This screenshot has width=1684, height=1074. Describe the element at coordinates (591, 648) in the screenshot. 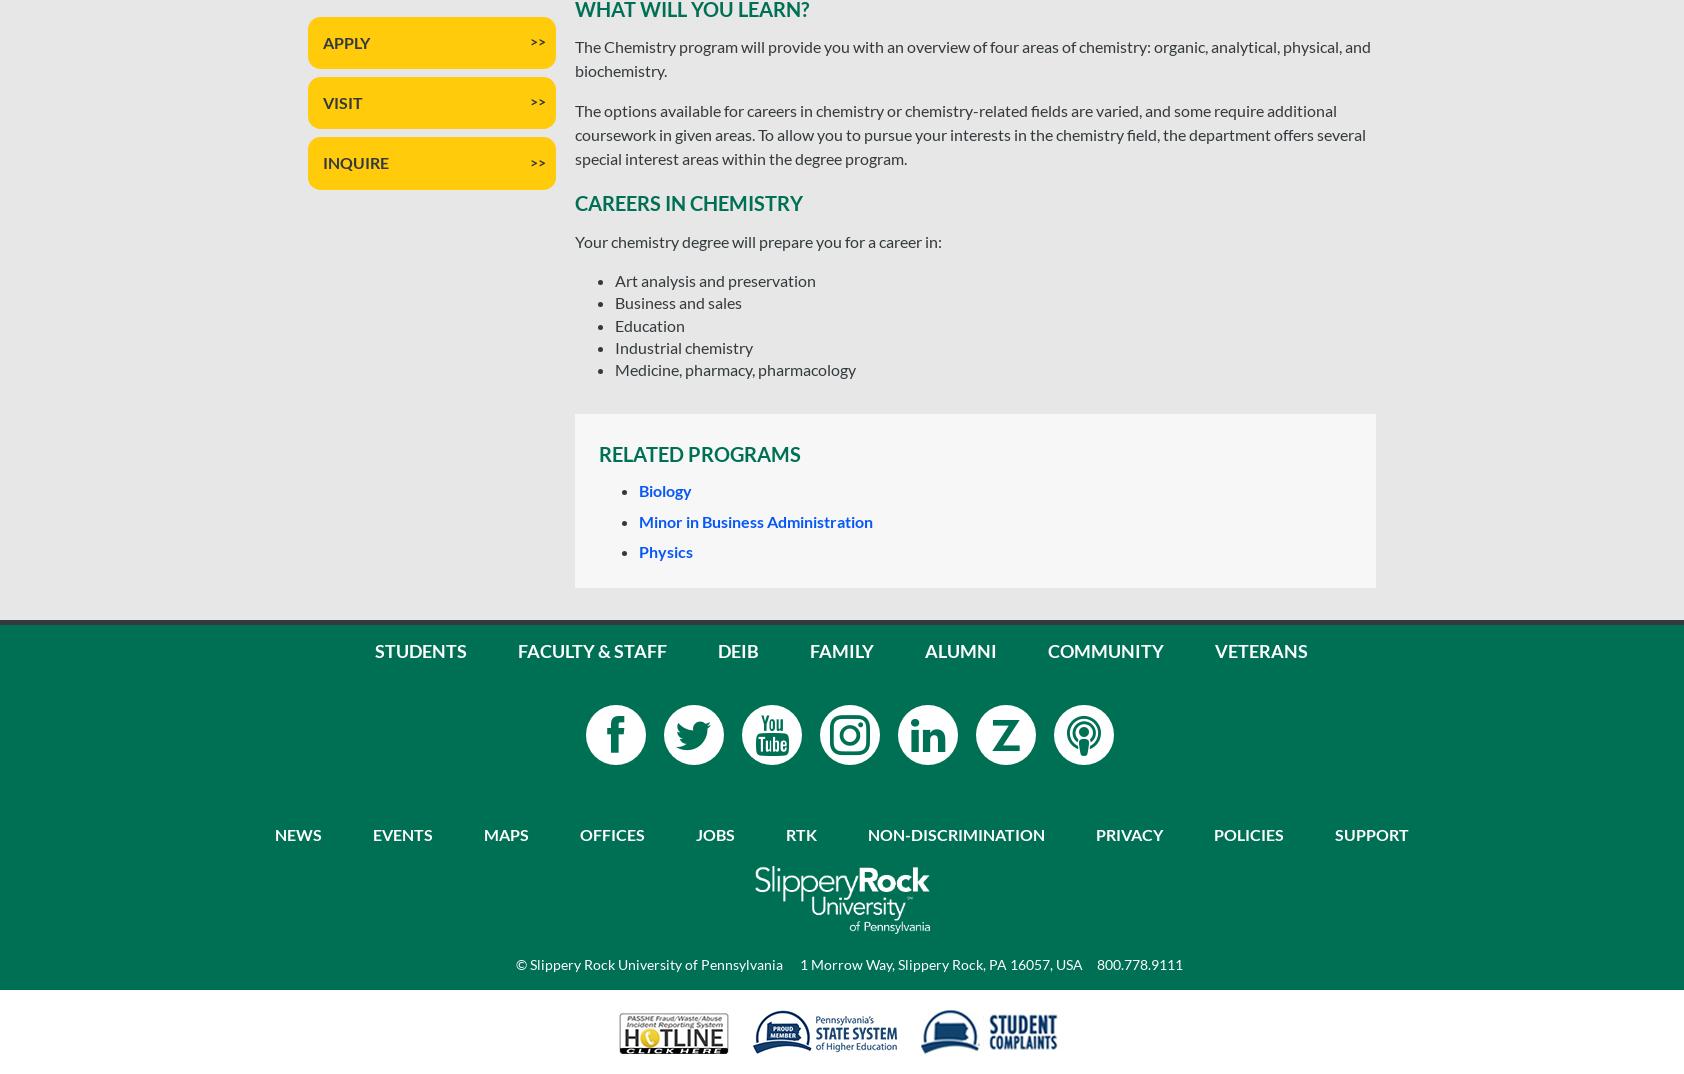

I see `'Faculty & Staff'` at that location.